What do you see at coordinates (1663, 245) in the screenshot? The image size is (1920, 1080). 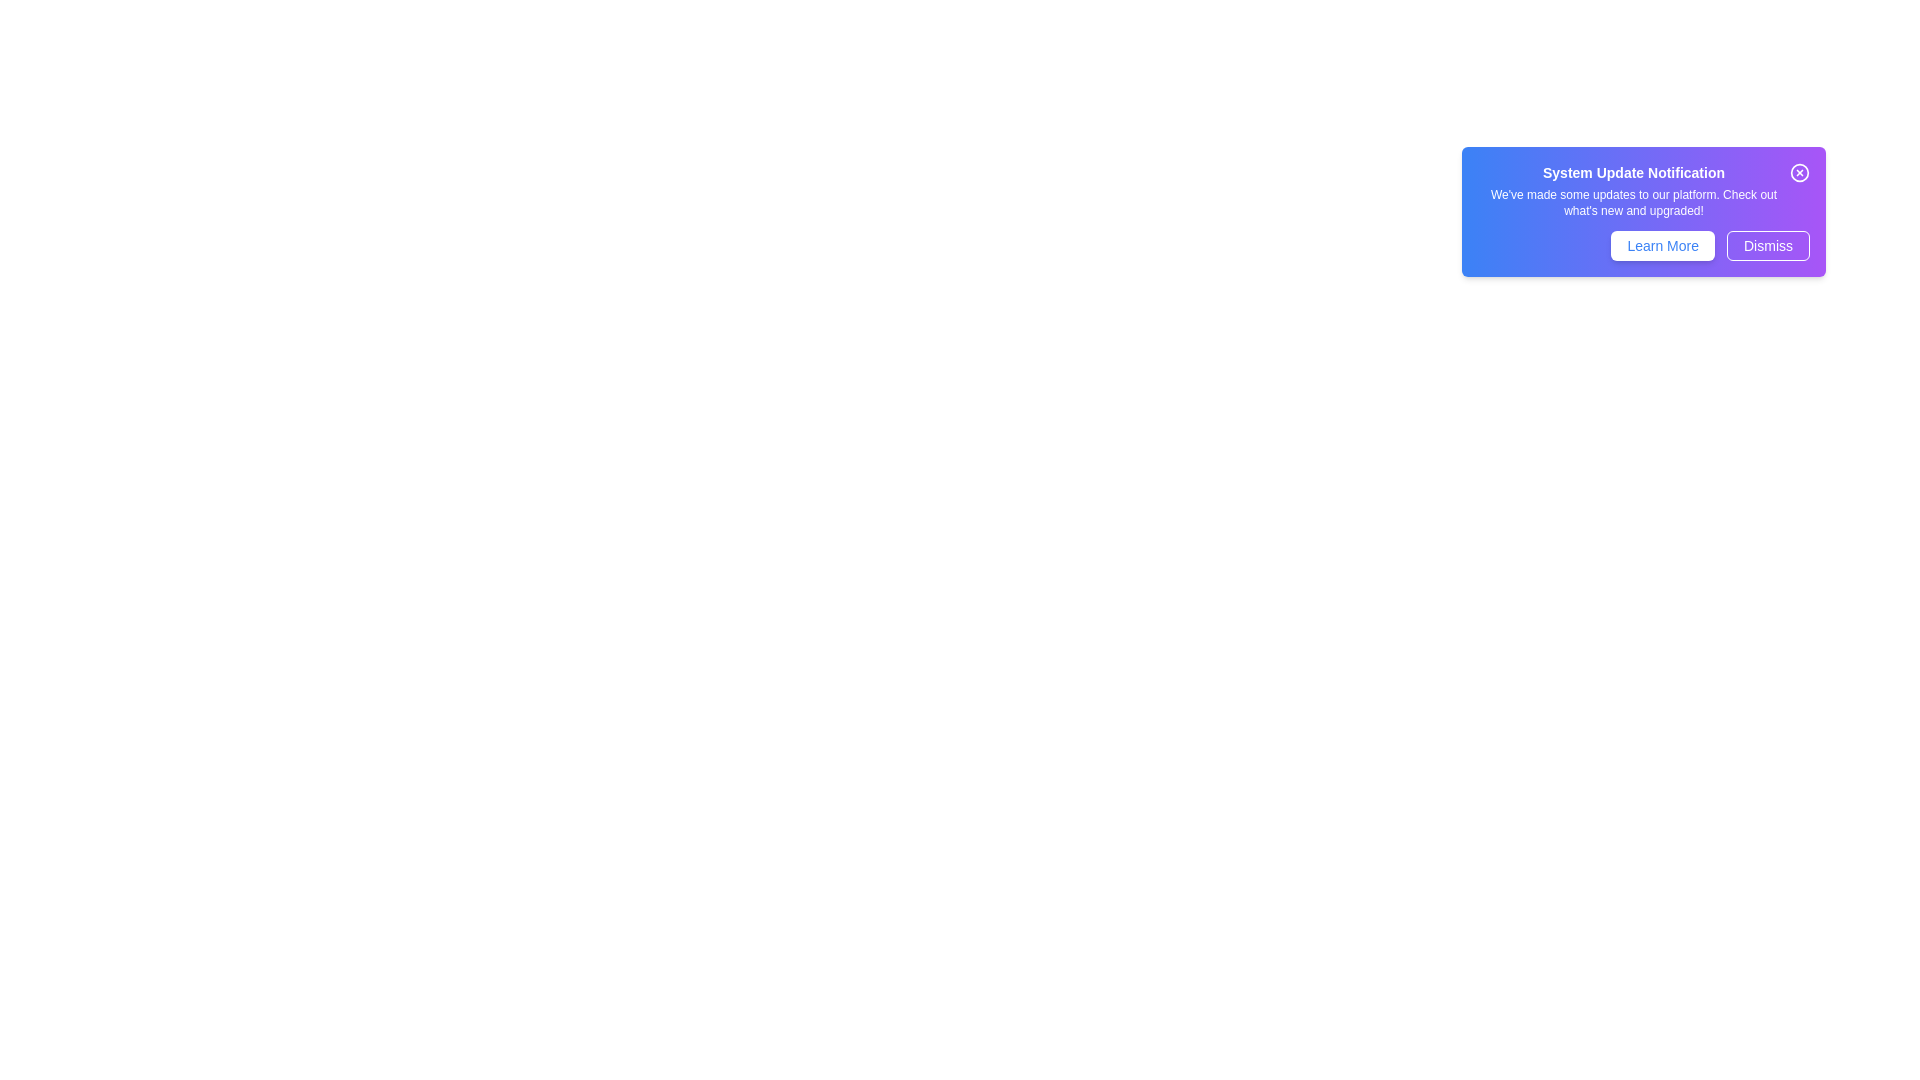 I see `the first button in the notification card at the top-right area of the interface` at bounding box center [1663, 245].